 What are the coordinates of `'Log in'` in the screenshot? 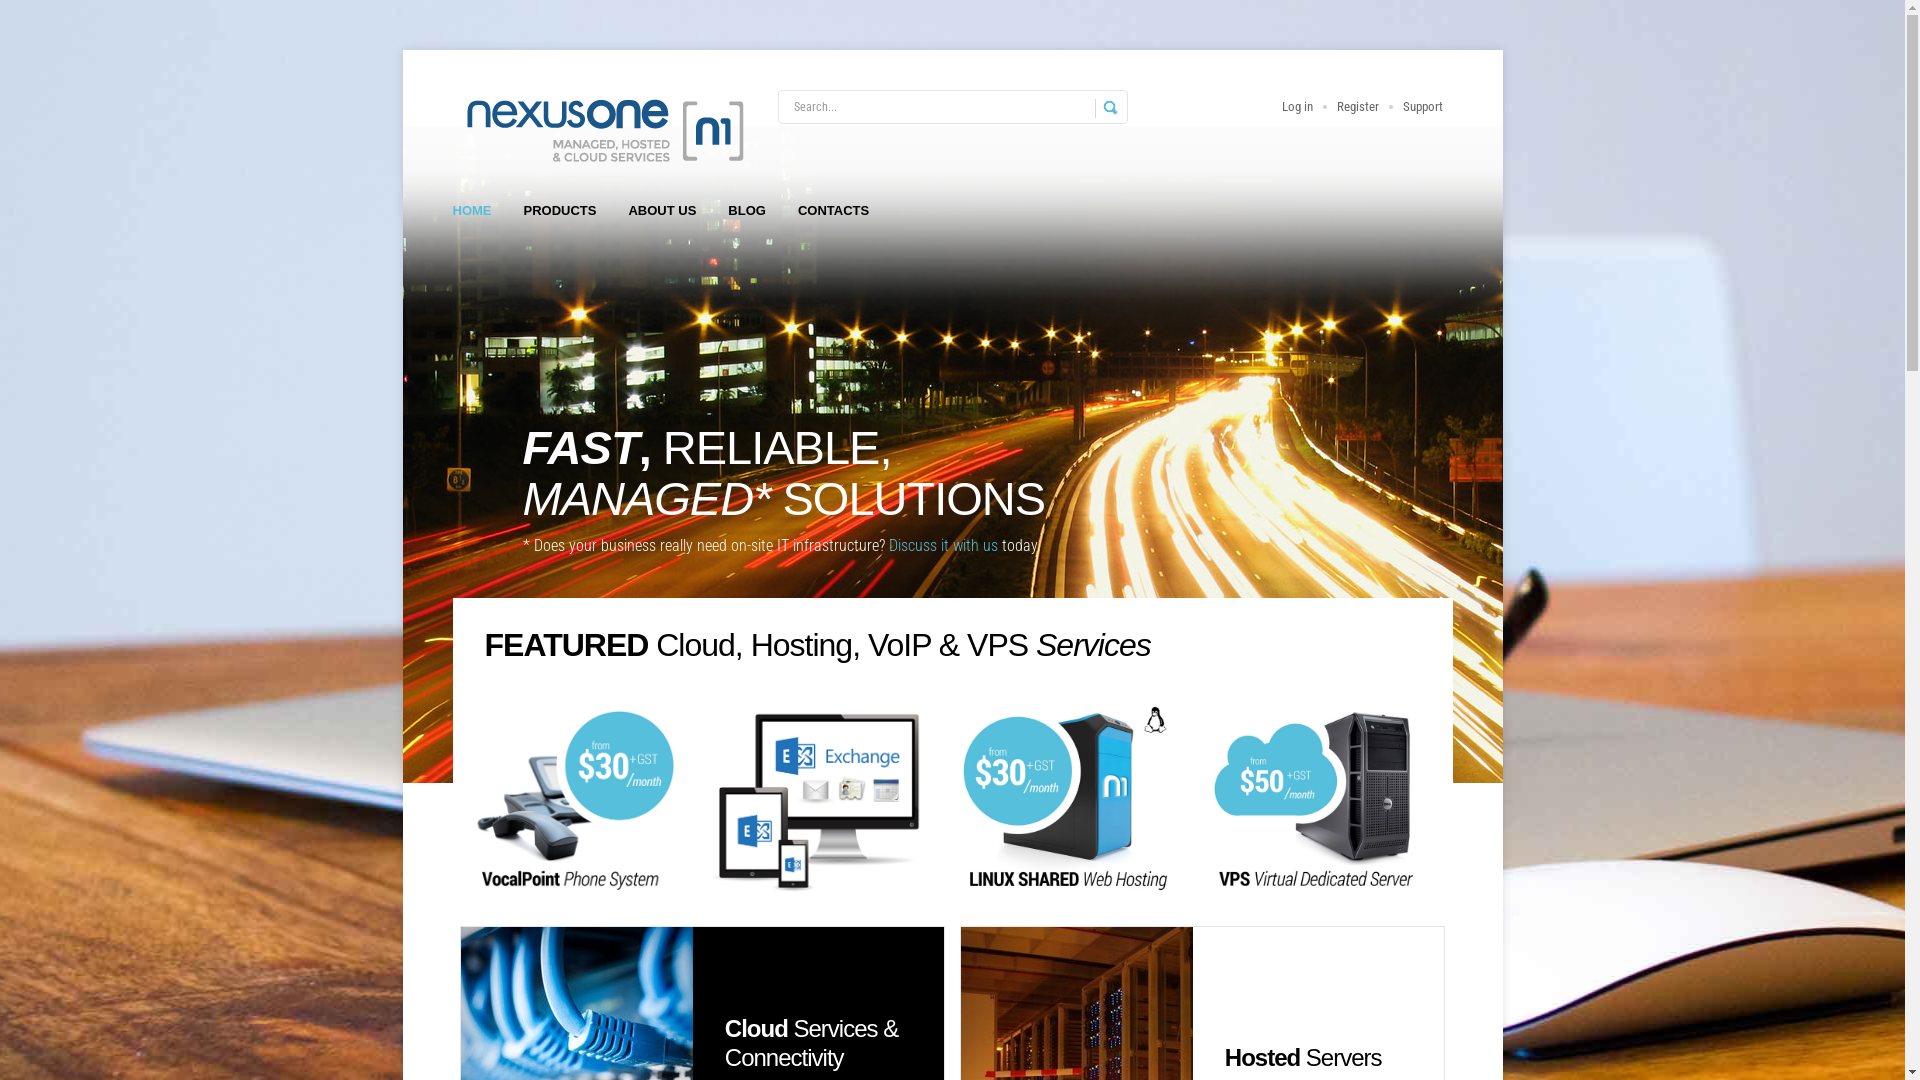 It's located at (1297, 106).